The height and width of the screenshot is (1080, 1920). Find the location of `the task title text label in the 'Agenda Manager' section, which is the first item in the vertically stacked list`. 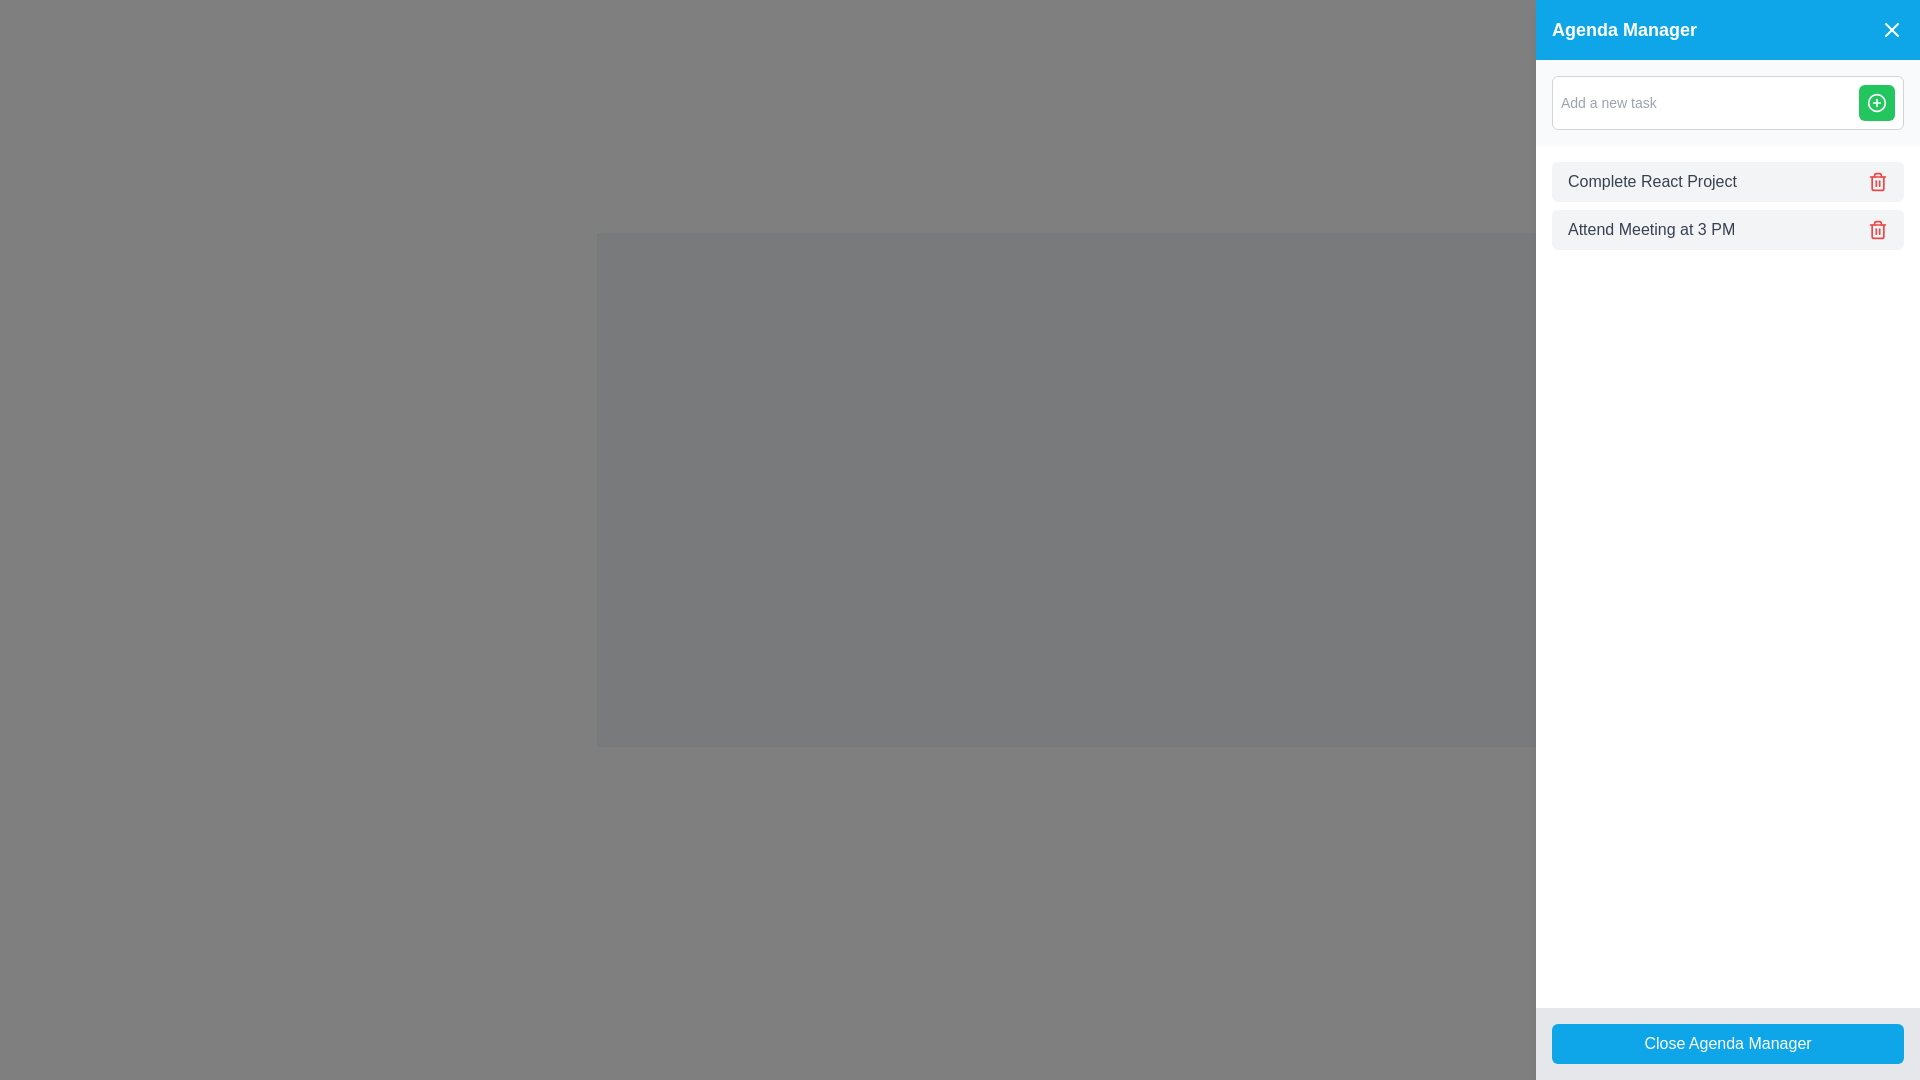

the task title text label in the 'Agenda Manager' section, which is the first item in the vertically stacked list is located at coordinates (1652, 181).